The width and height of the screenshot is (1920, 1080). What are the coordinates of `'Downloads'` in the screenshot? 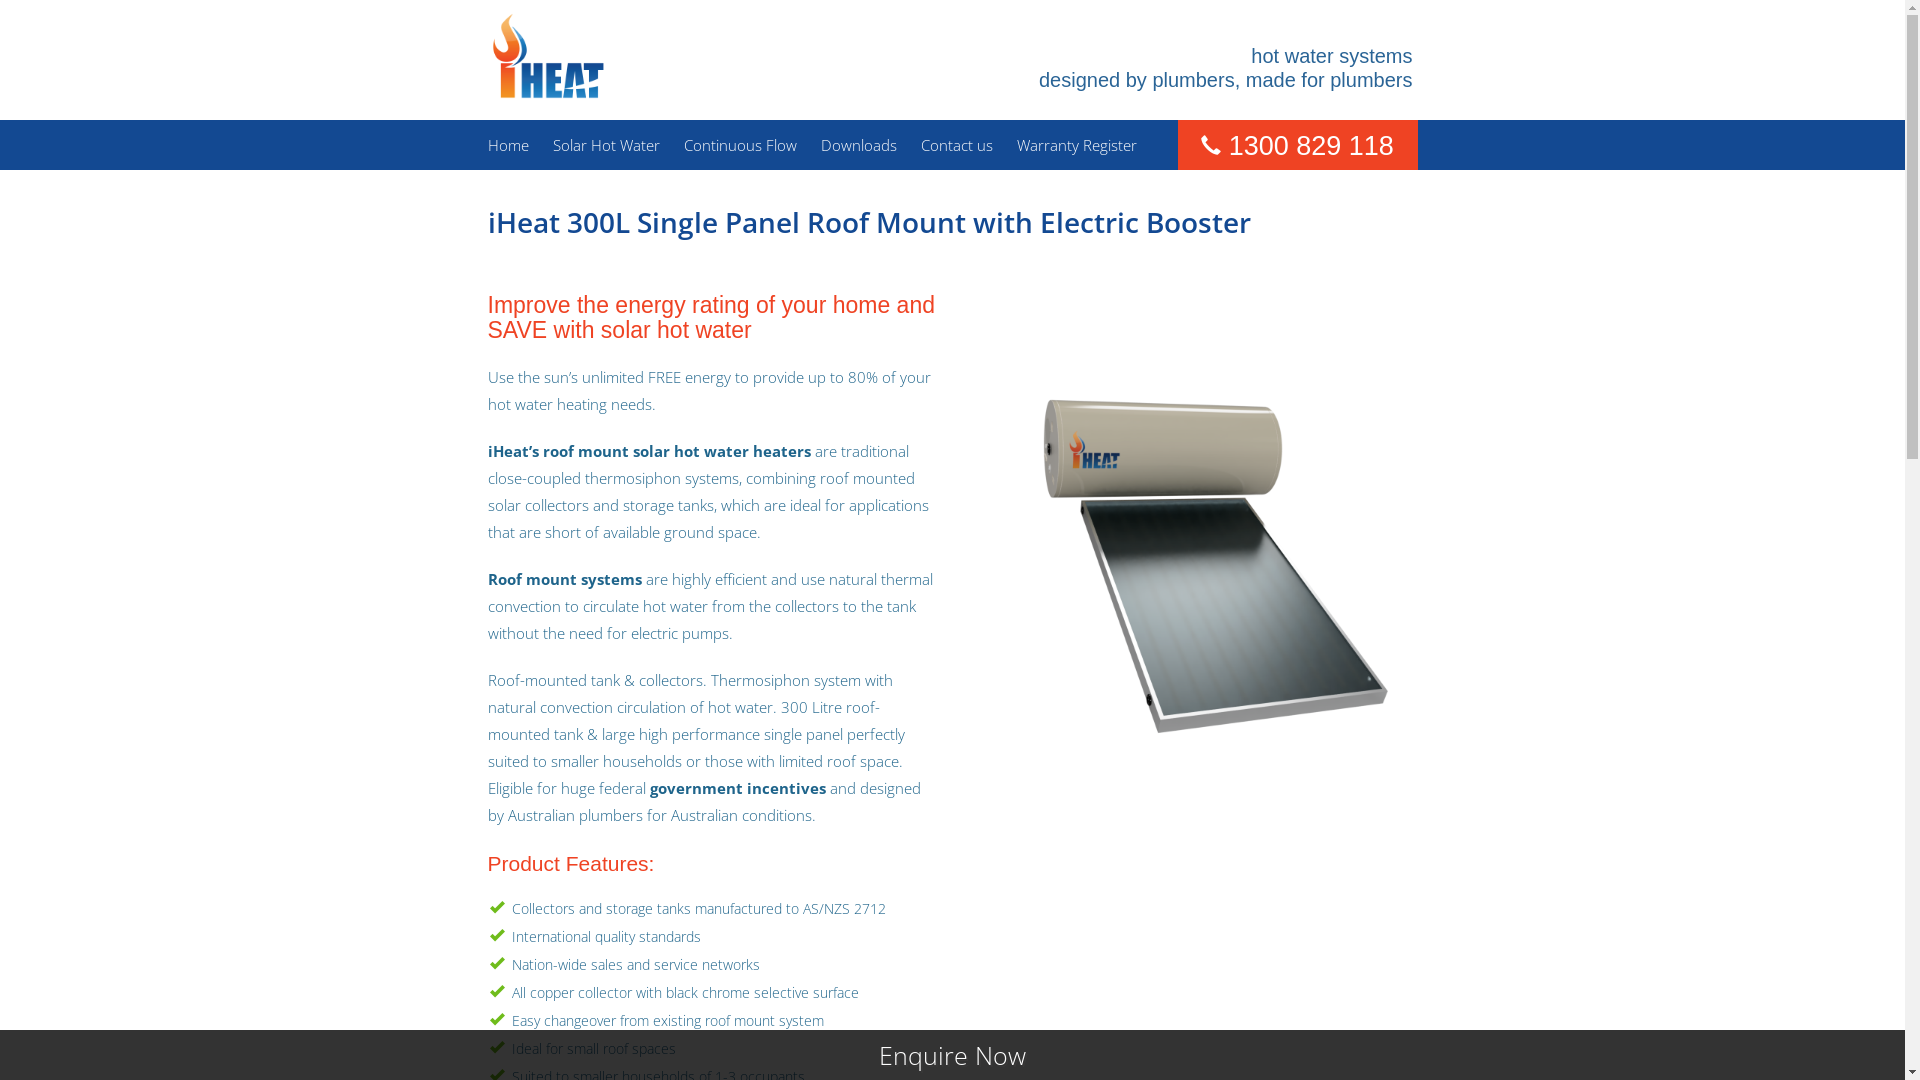 It's located at (820, 144).